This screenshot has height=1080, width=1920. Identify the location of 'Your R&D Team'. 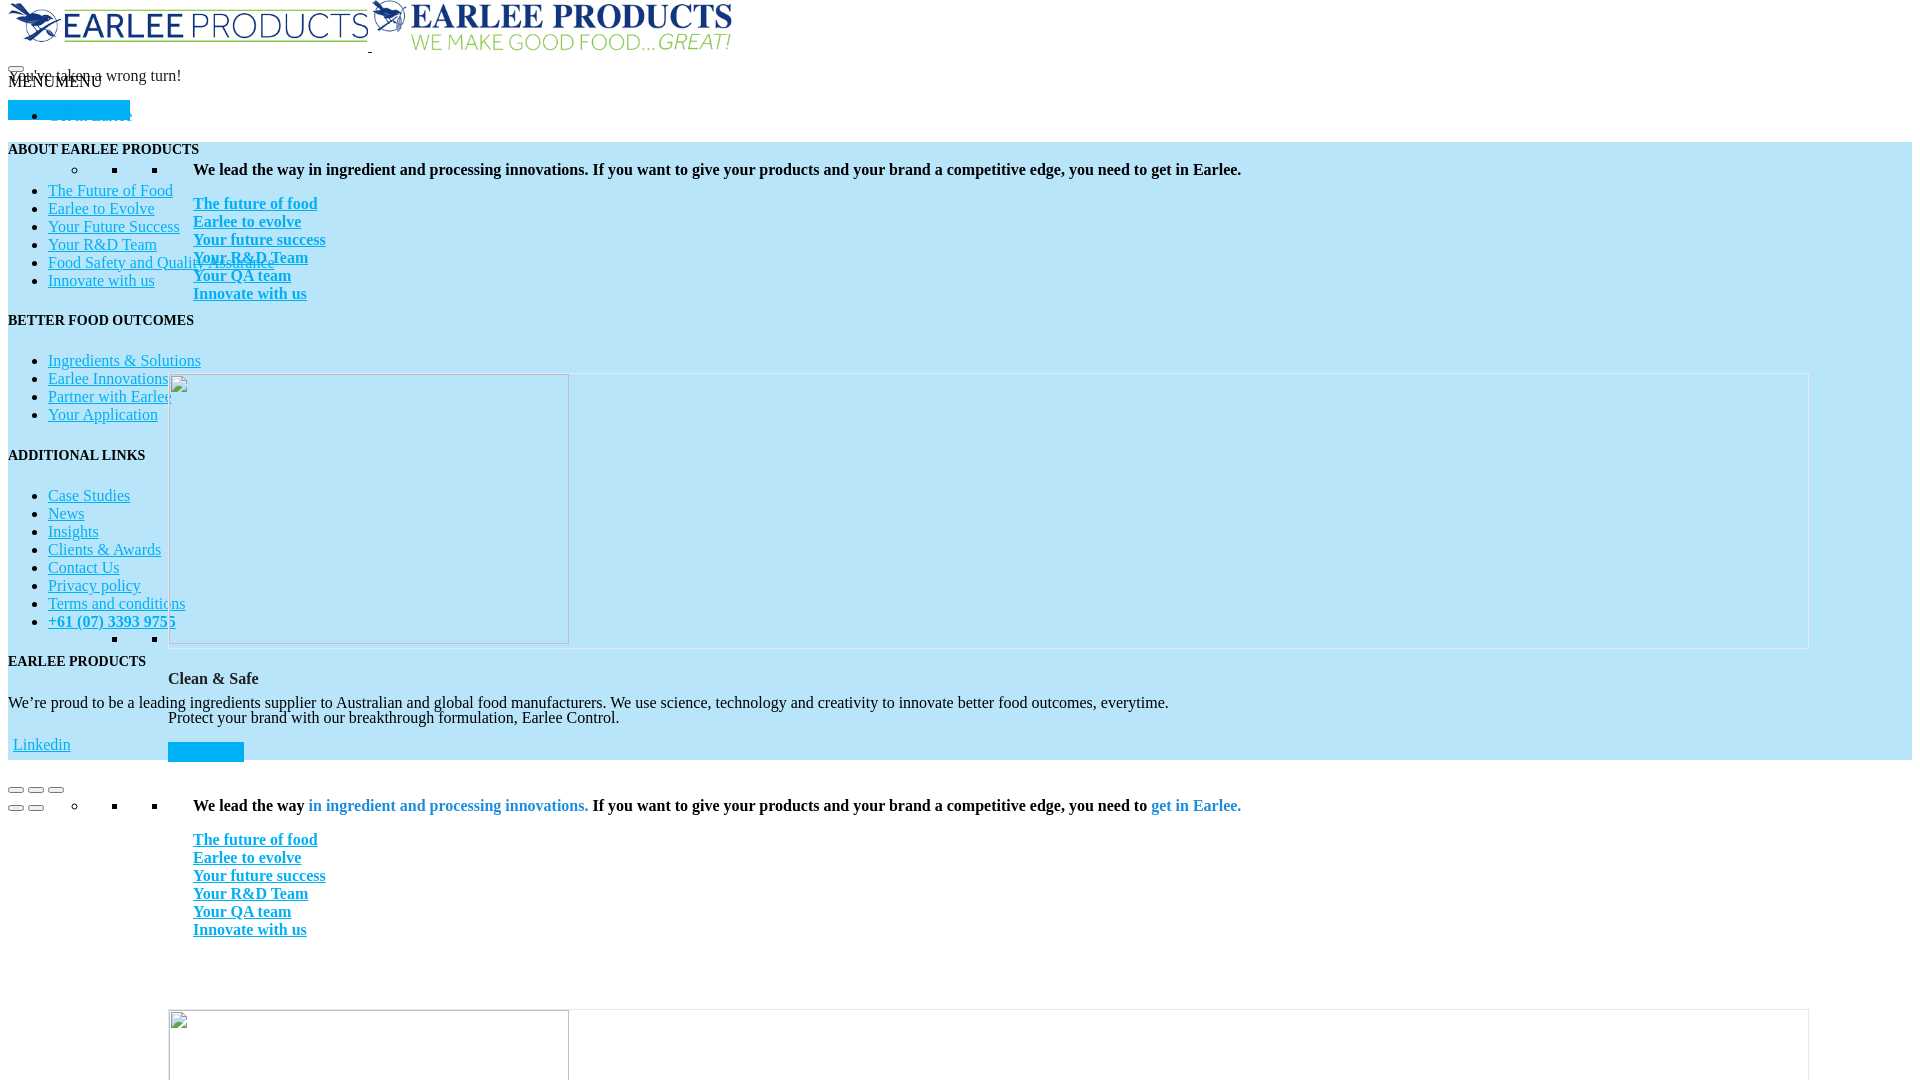
(192, 892).